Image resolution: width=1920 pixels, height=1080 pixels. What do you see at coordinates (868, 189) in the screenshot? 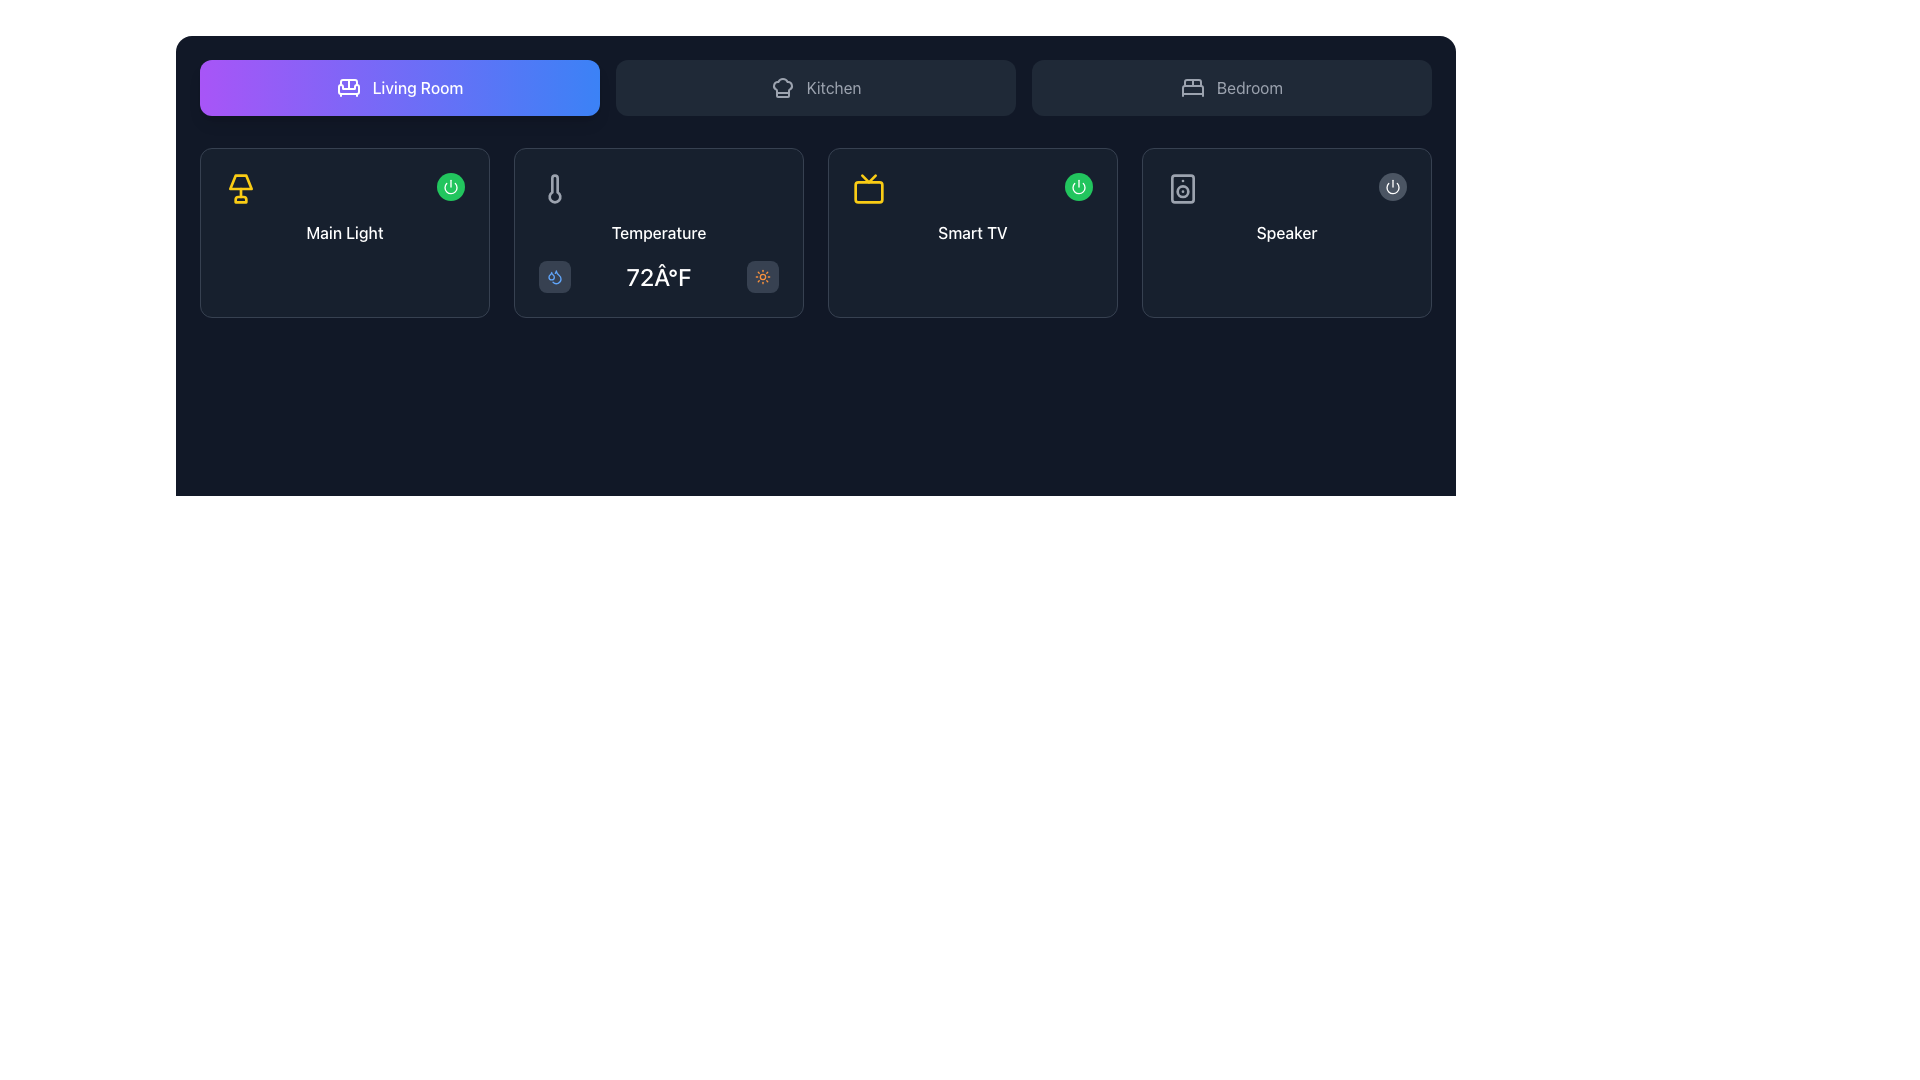
I see `the vintage television icon, which is located centrally within the 'Smart TV' card, characterized by its bright yellow color and geometric style` at bounding box center [868, 189].